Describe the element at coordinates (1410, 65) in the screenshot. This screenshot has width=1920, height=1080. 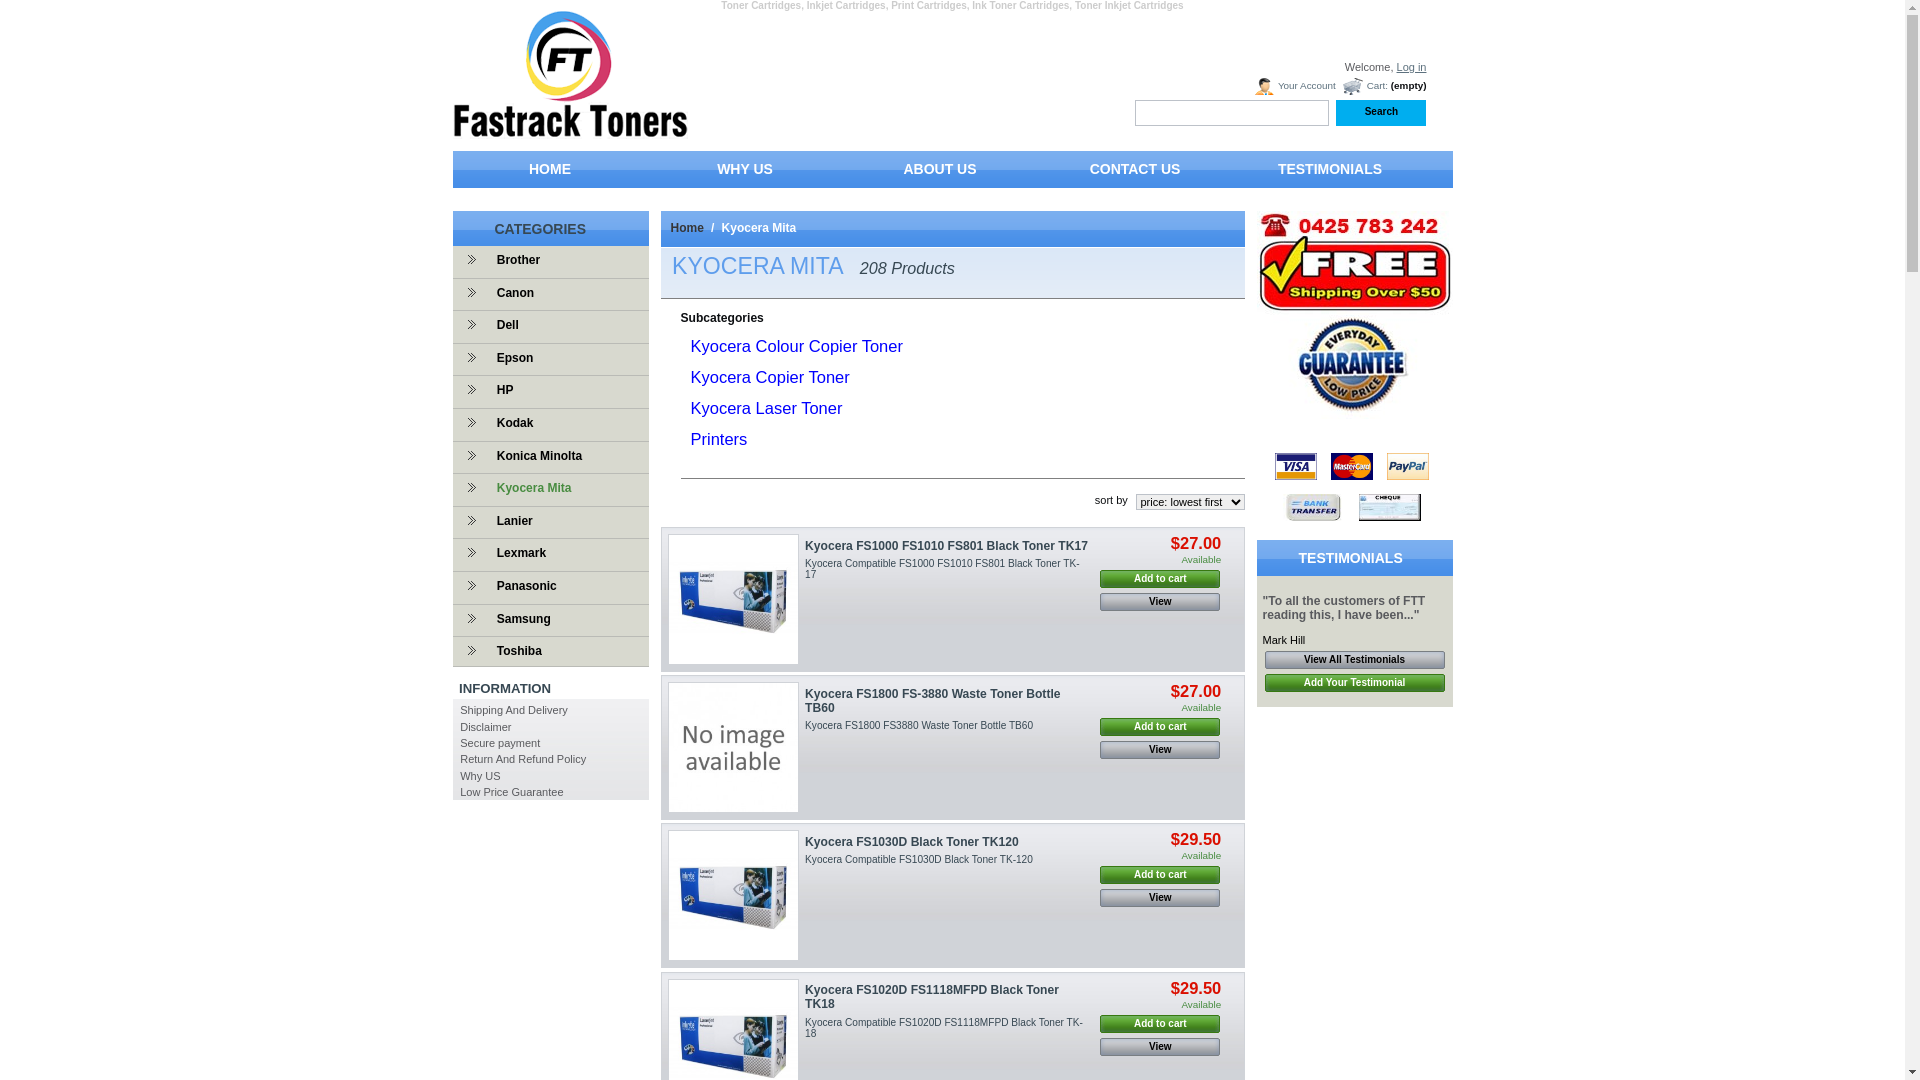
I see `'Log in'` at that location.